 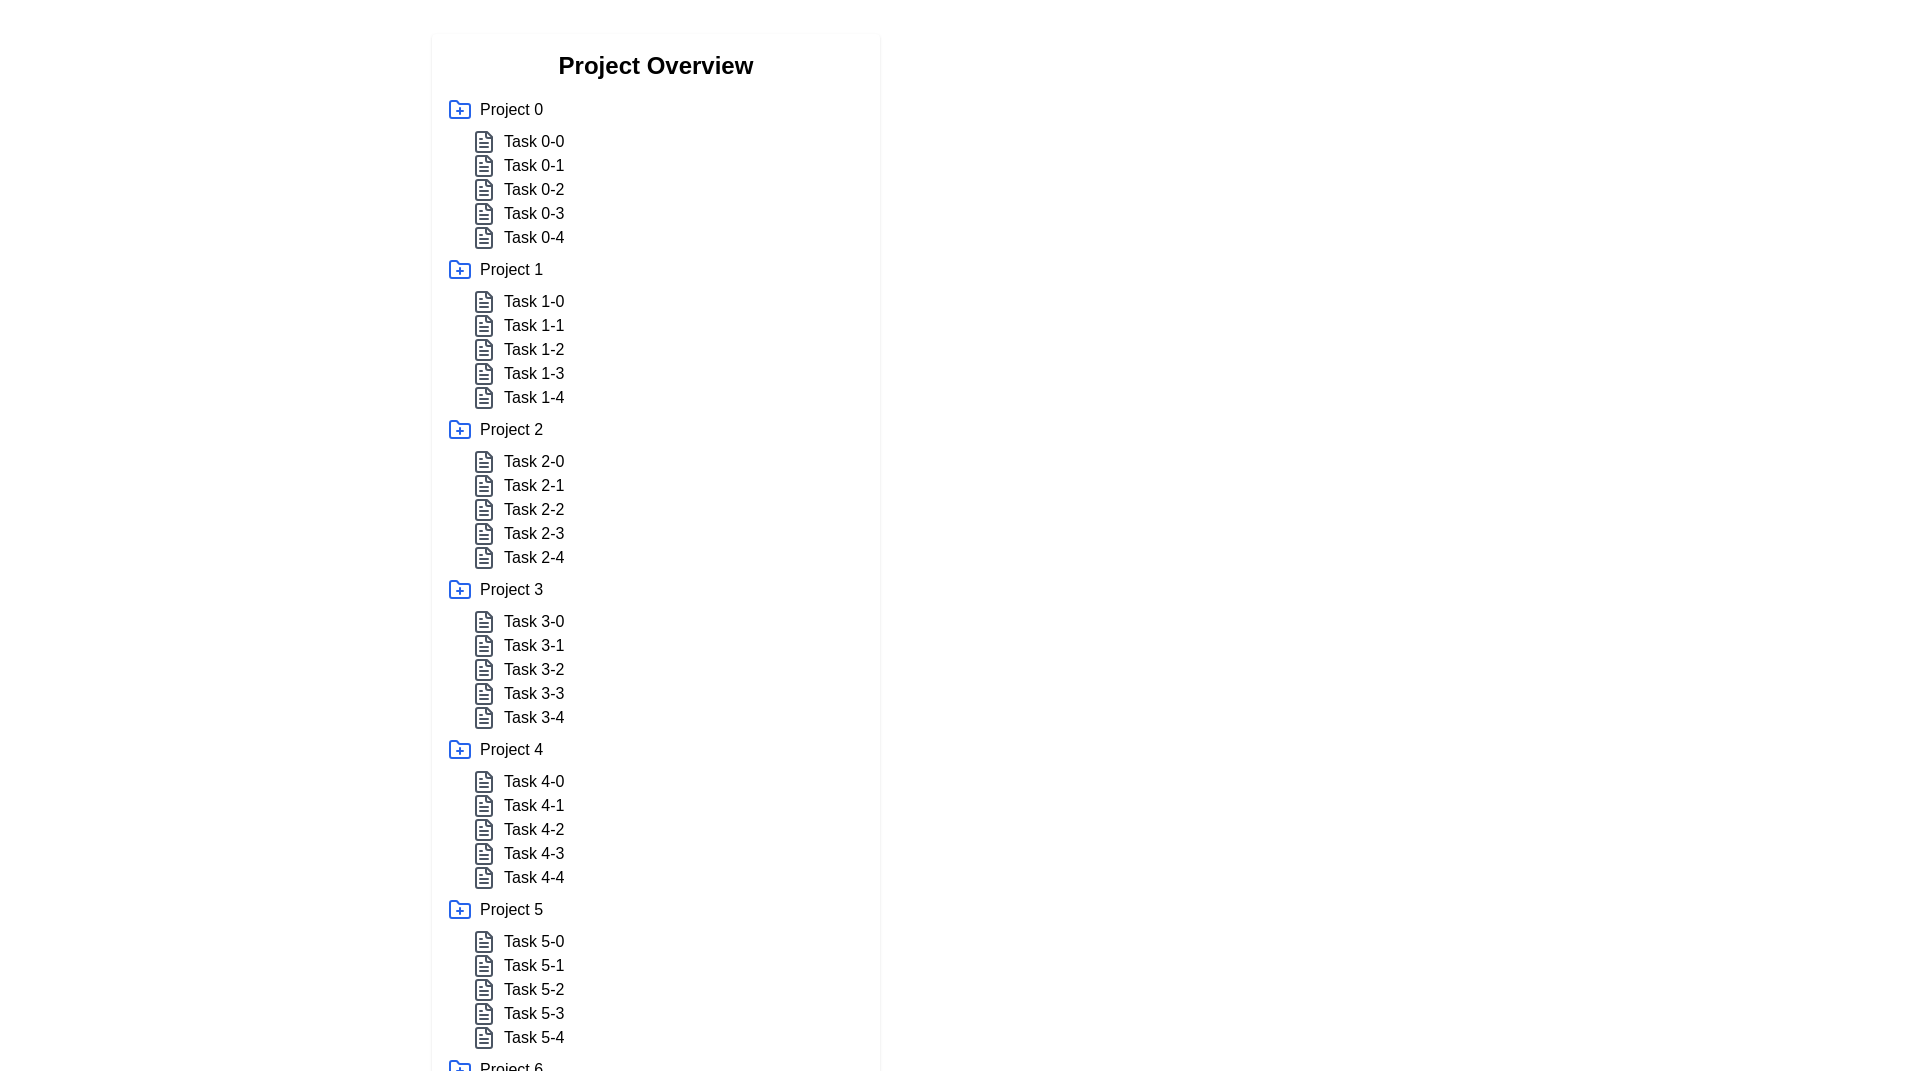 I want to click on the file icon representing 'Task 1-3' located to the left of the text in the 'Project 1' section, so click(x=484, y=374).